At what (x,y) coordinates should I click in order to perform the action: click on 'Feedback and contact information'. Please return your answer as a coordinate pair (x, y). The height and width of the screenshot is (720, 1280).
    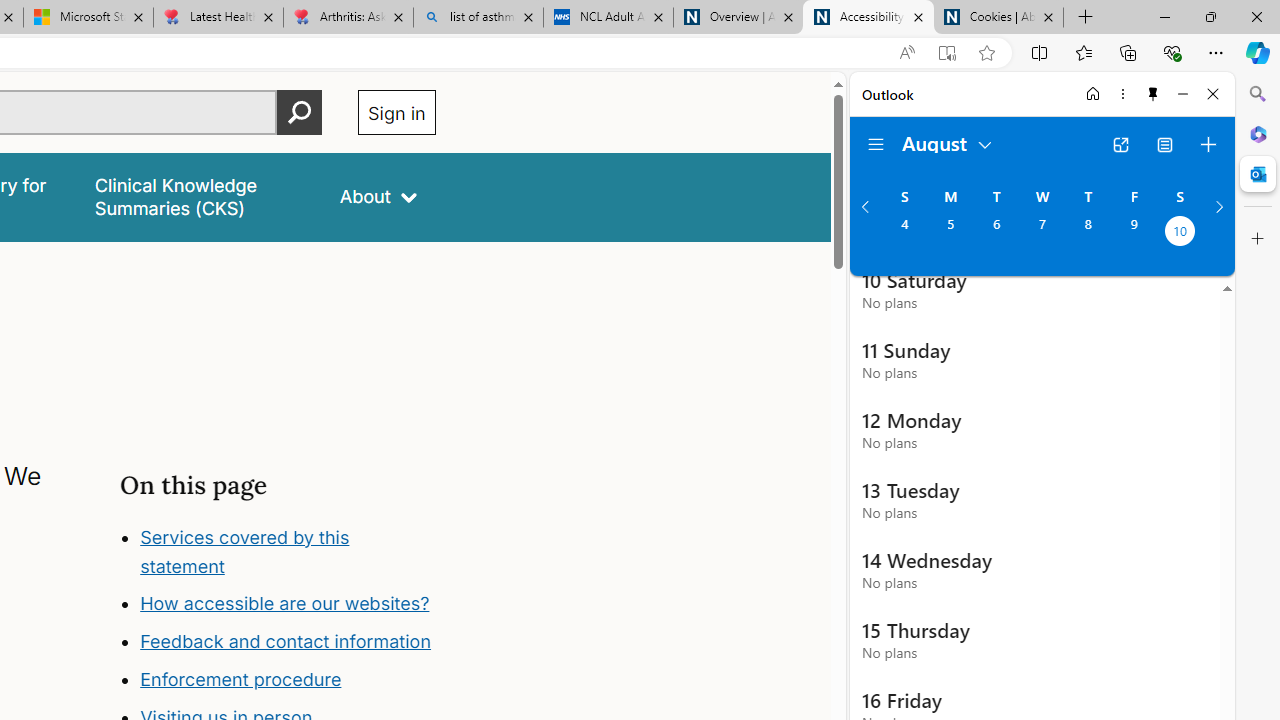
    Looking at the image, I should click on (287, 642).